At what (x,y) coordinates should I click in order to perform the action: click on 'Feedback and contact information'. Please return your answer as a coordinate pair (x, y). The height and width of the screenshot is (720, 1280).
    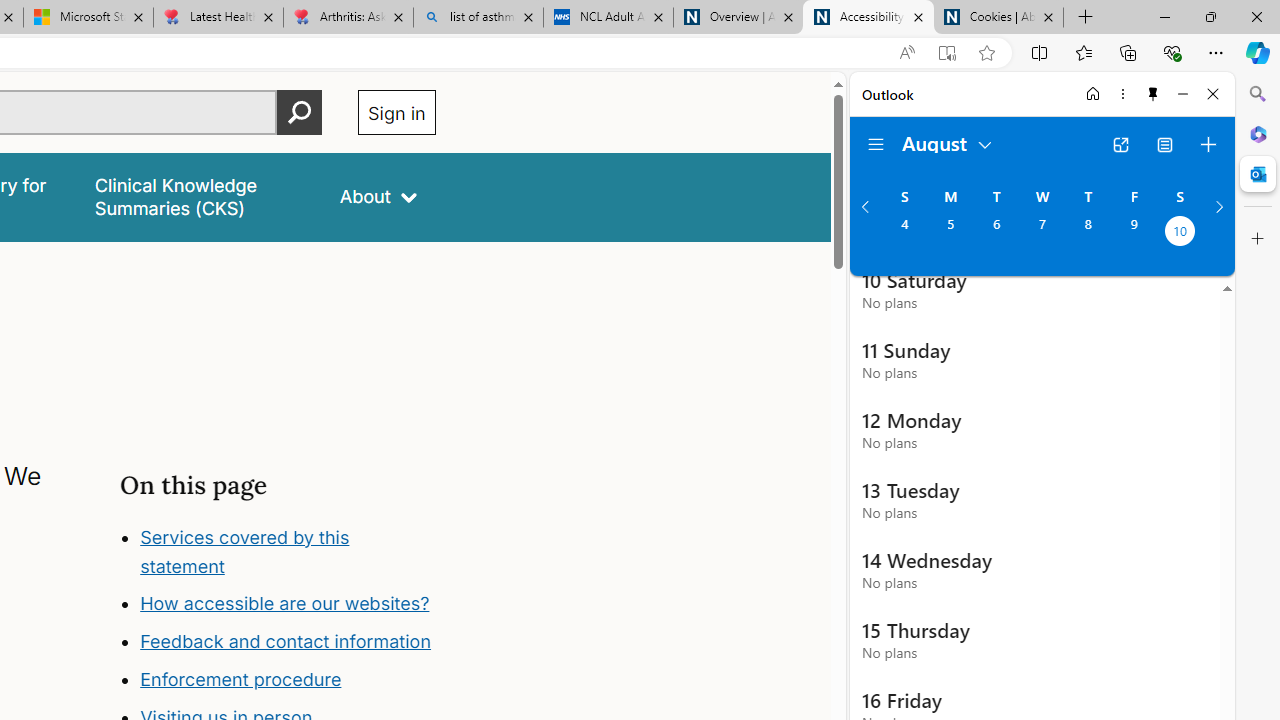
    Looking at the image, I should click on (287, 642).